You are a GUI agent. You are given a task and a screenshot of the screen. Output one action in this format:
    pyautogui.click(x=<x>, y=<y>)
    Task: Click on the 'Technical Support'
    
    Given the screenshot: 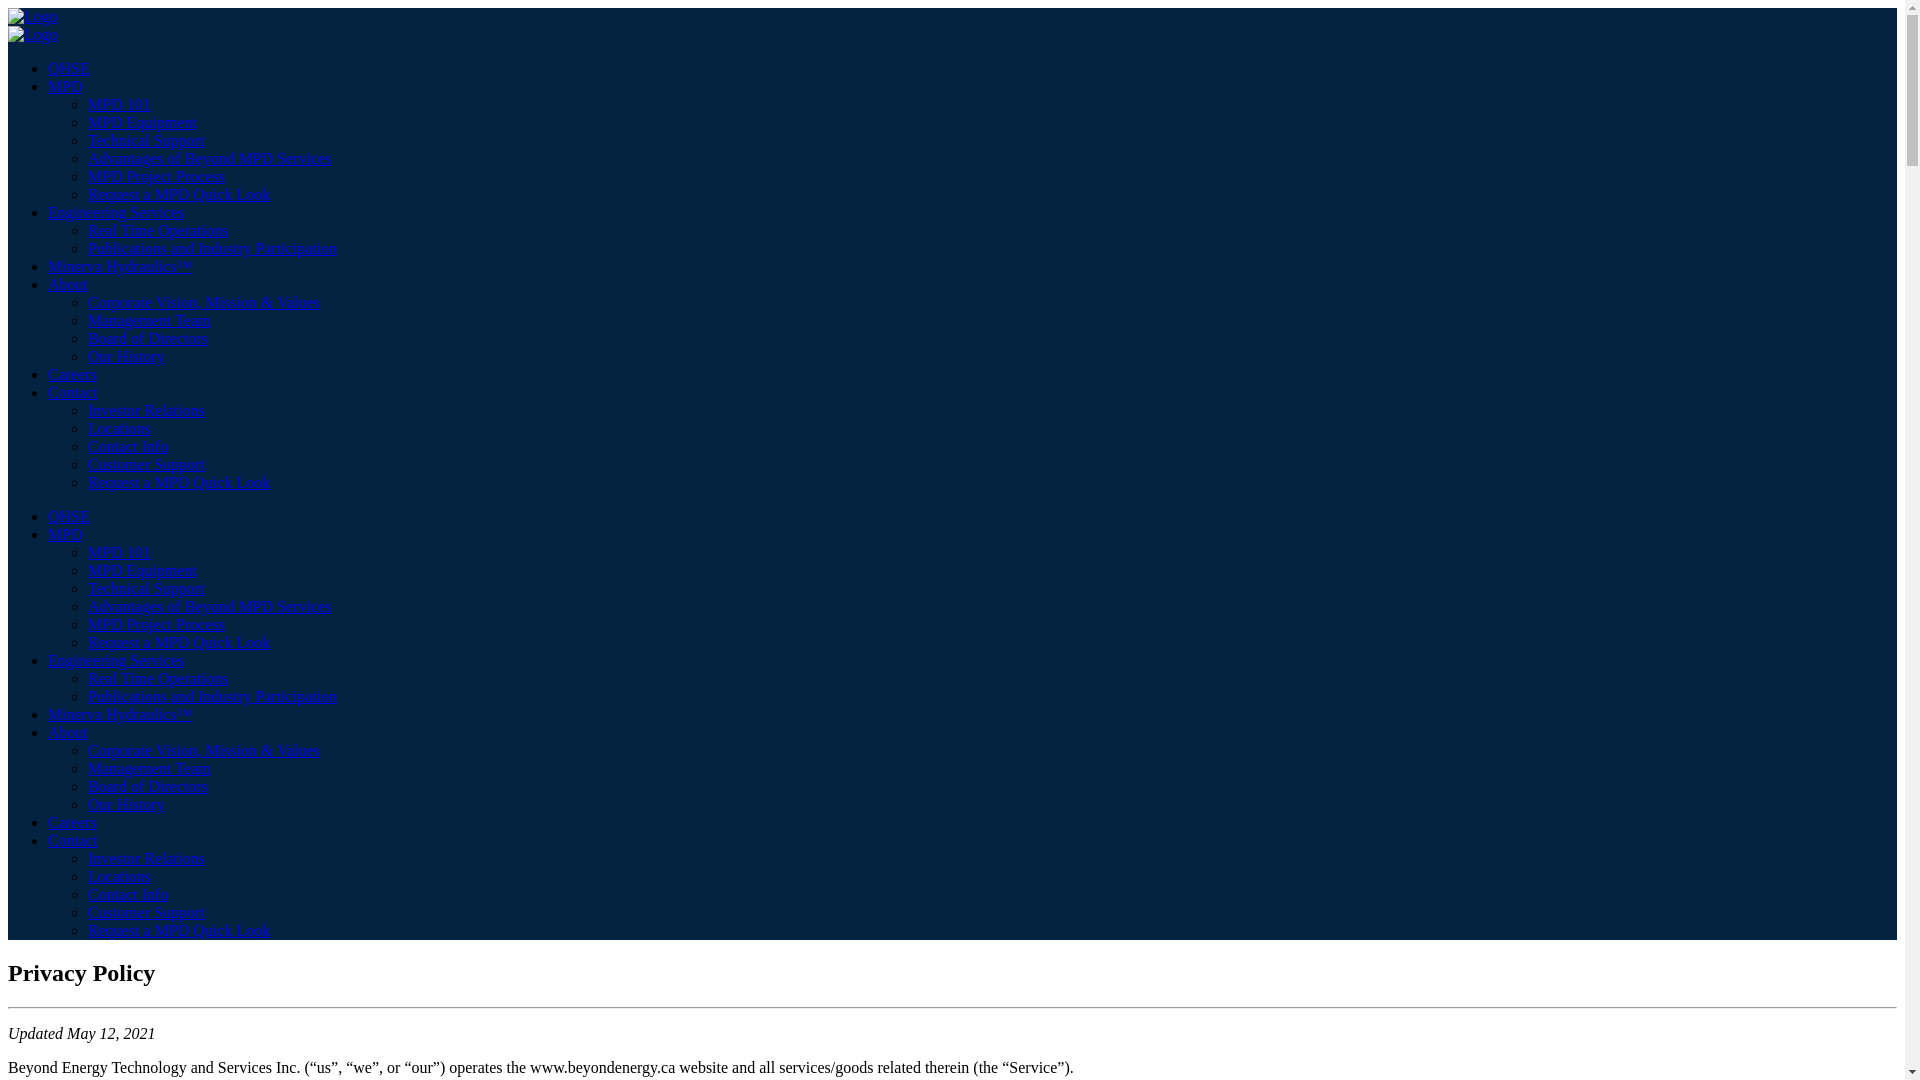 What is the action you would take?
    pyautogui.click(x=145, y=139)
    